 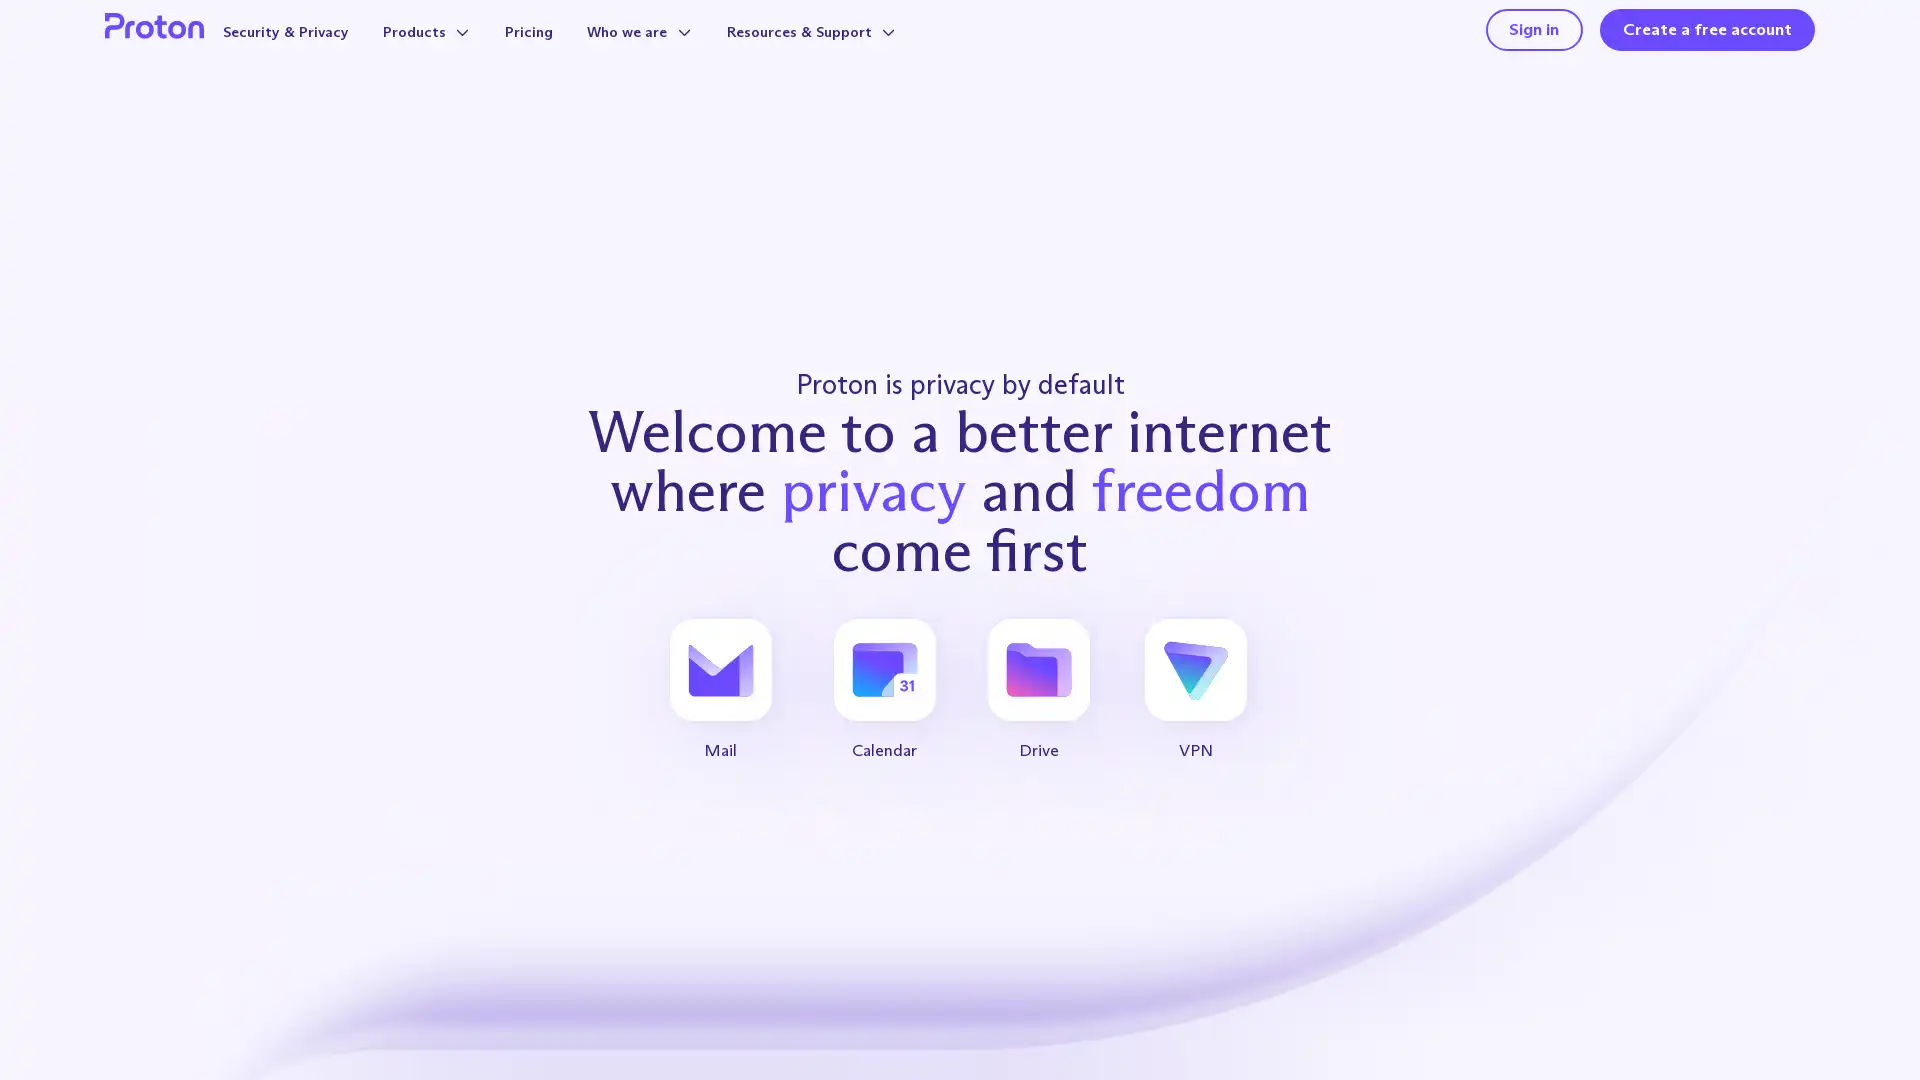 What do you see at coordinates (453, 51) in the screenshot?
I see `Products` at bounding box center [453, 51].